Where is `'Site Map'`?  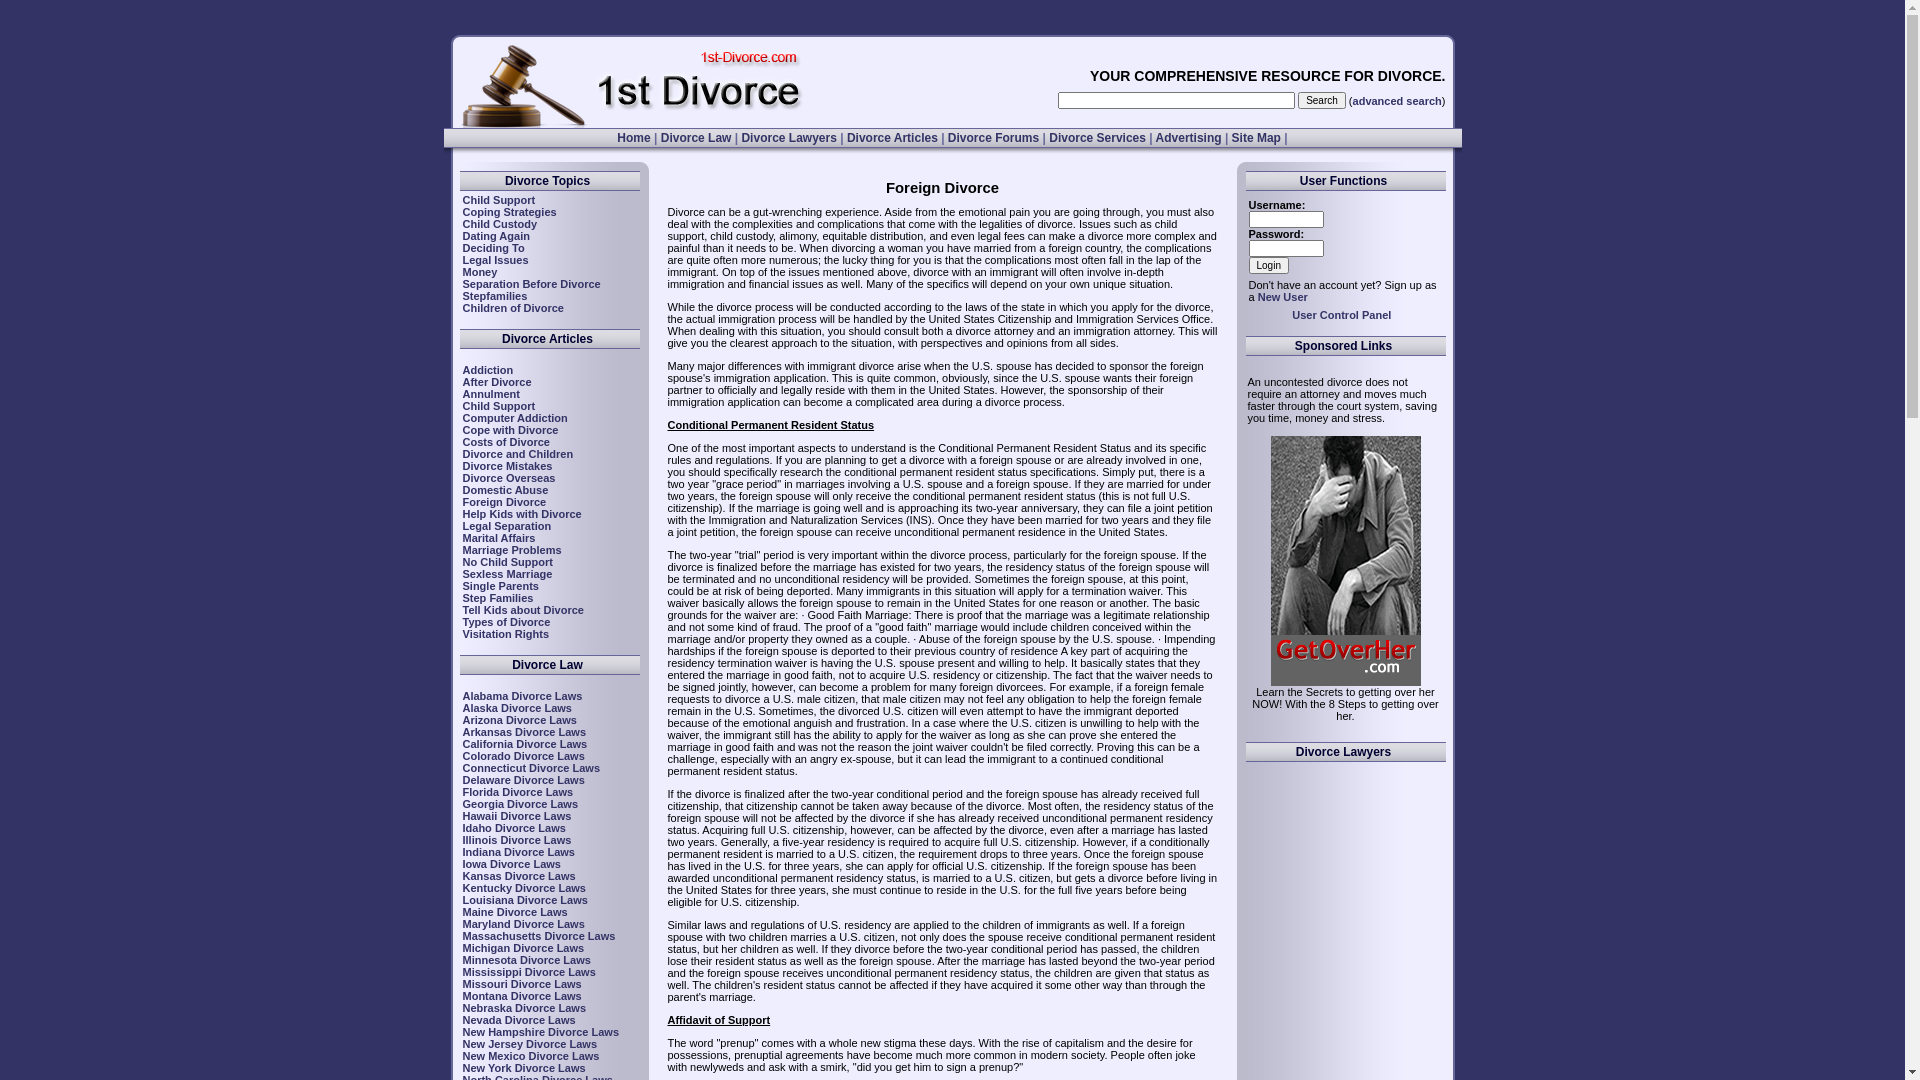 'Site Map' is located at coordinates (1231, 137).